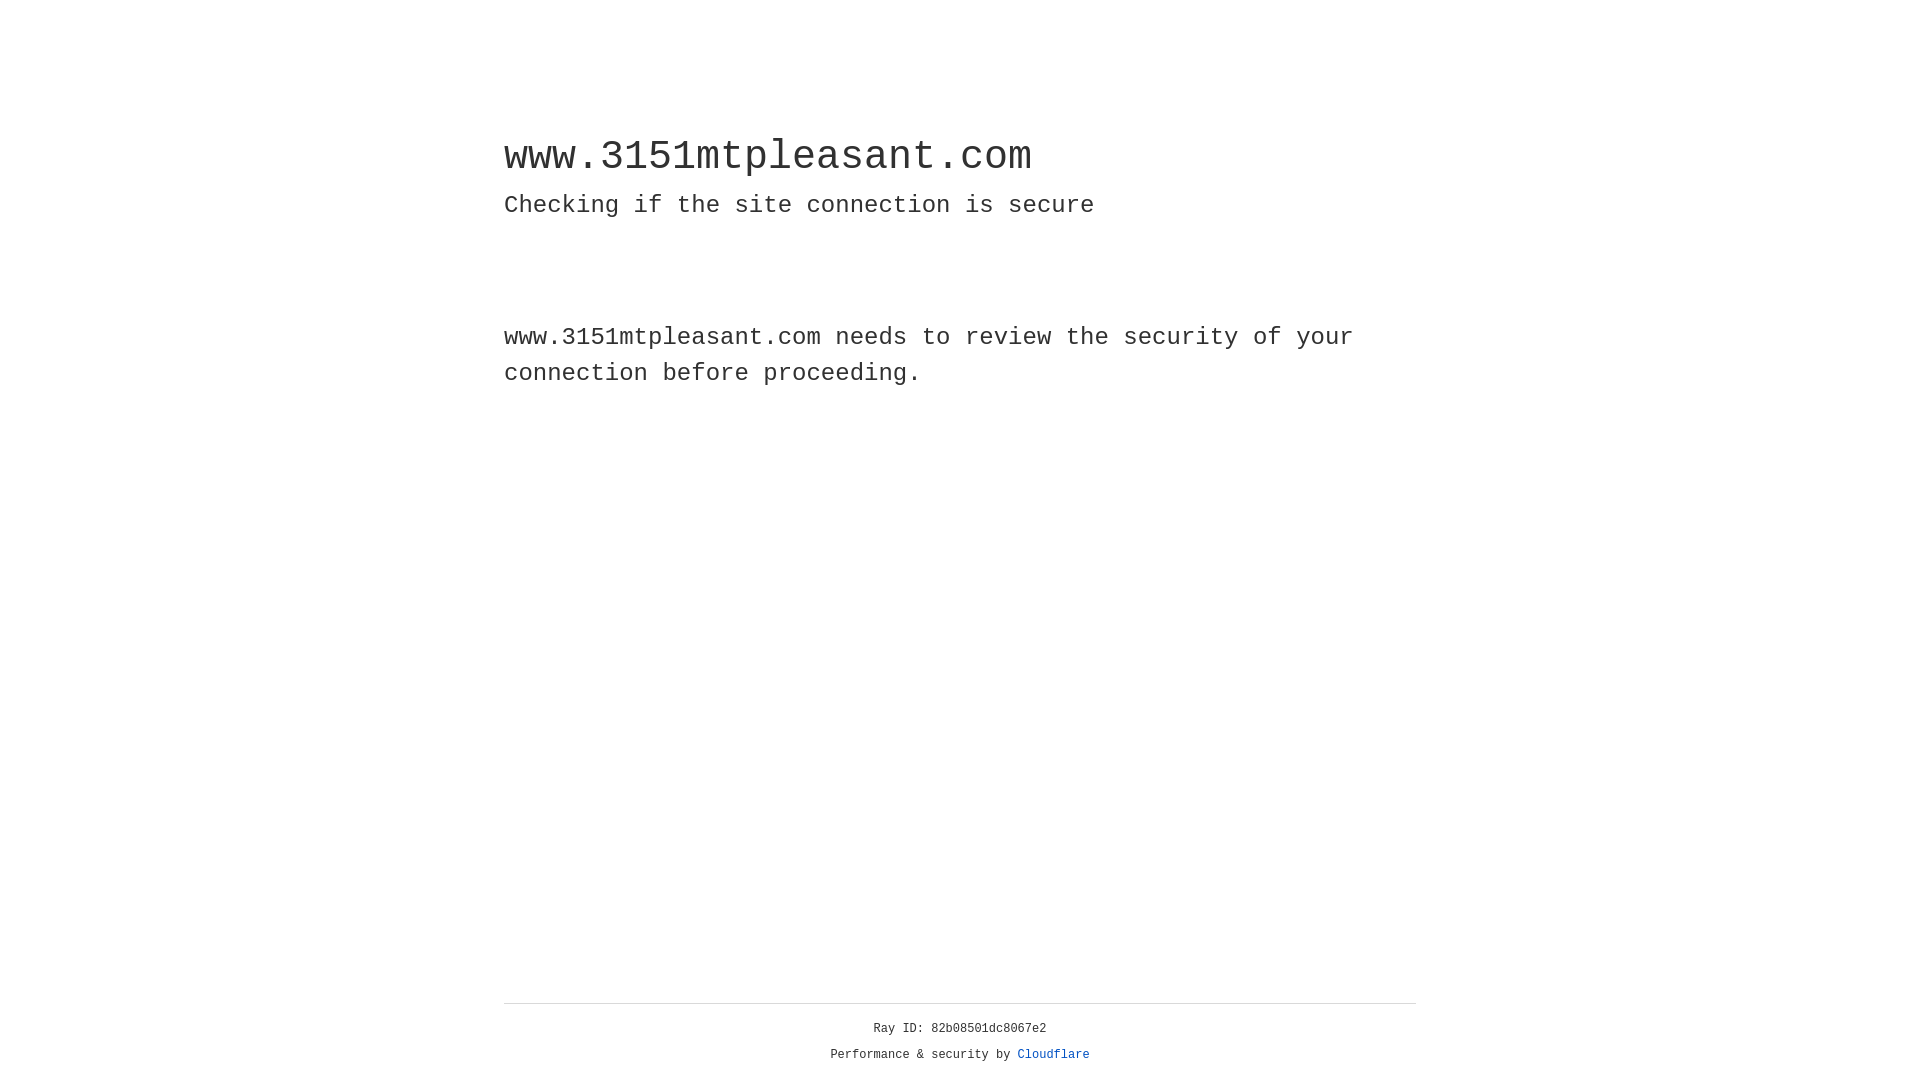 The width and height of the screenshot is (1920, 1080). What do you see at coordinates (1053, 1054) in the screenshot?
I see `'Cloudflare'` at bounding box center [1053, 1054].